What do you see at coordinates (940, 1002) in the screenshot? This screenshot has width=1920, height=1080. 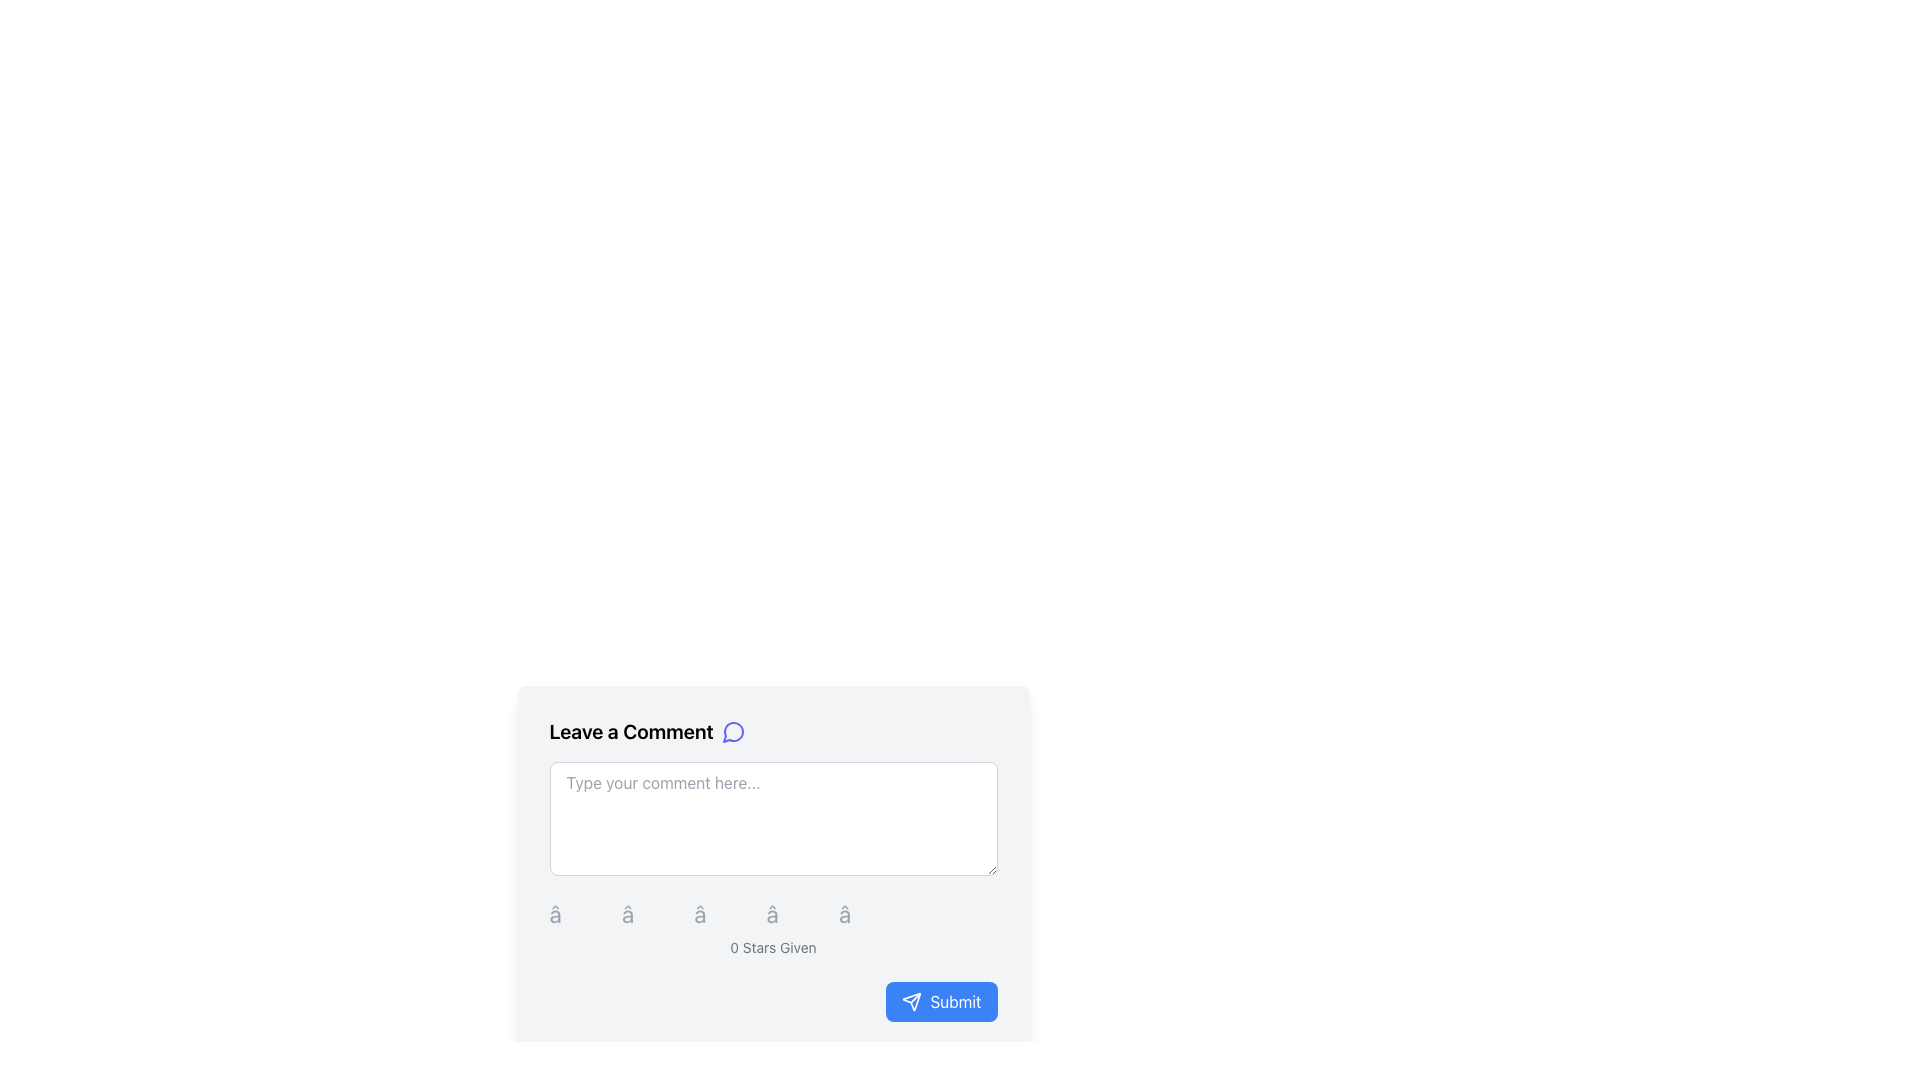 I see `the rectangular blue button with rounded corners labeled 'Submit' for accessibility actions` at bounding box center [940, 1002].